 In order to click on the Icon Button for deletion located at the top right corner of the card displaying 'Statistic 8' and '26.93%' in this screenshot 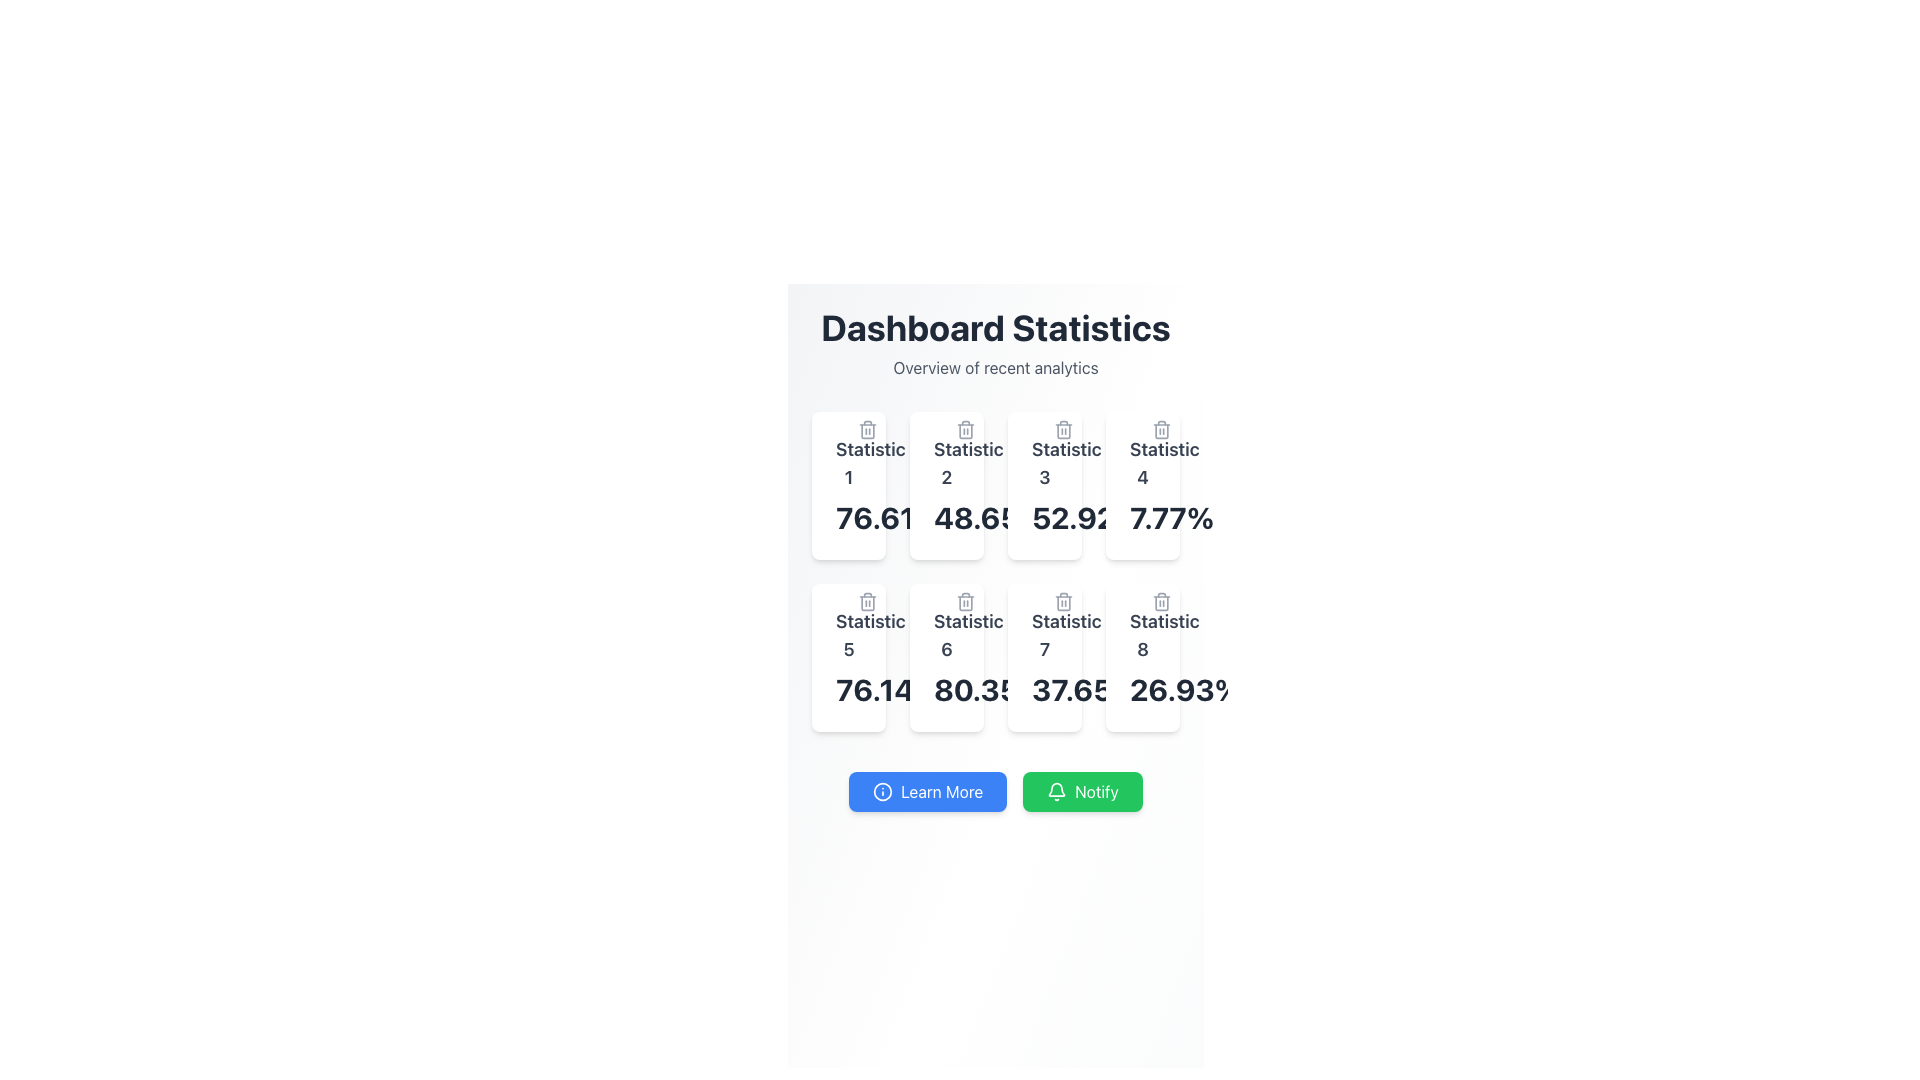, I will do `click(1161, 600)`.